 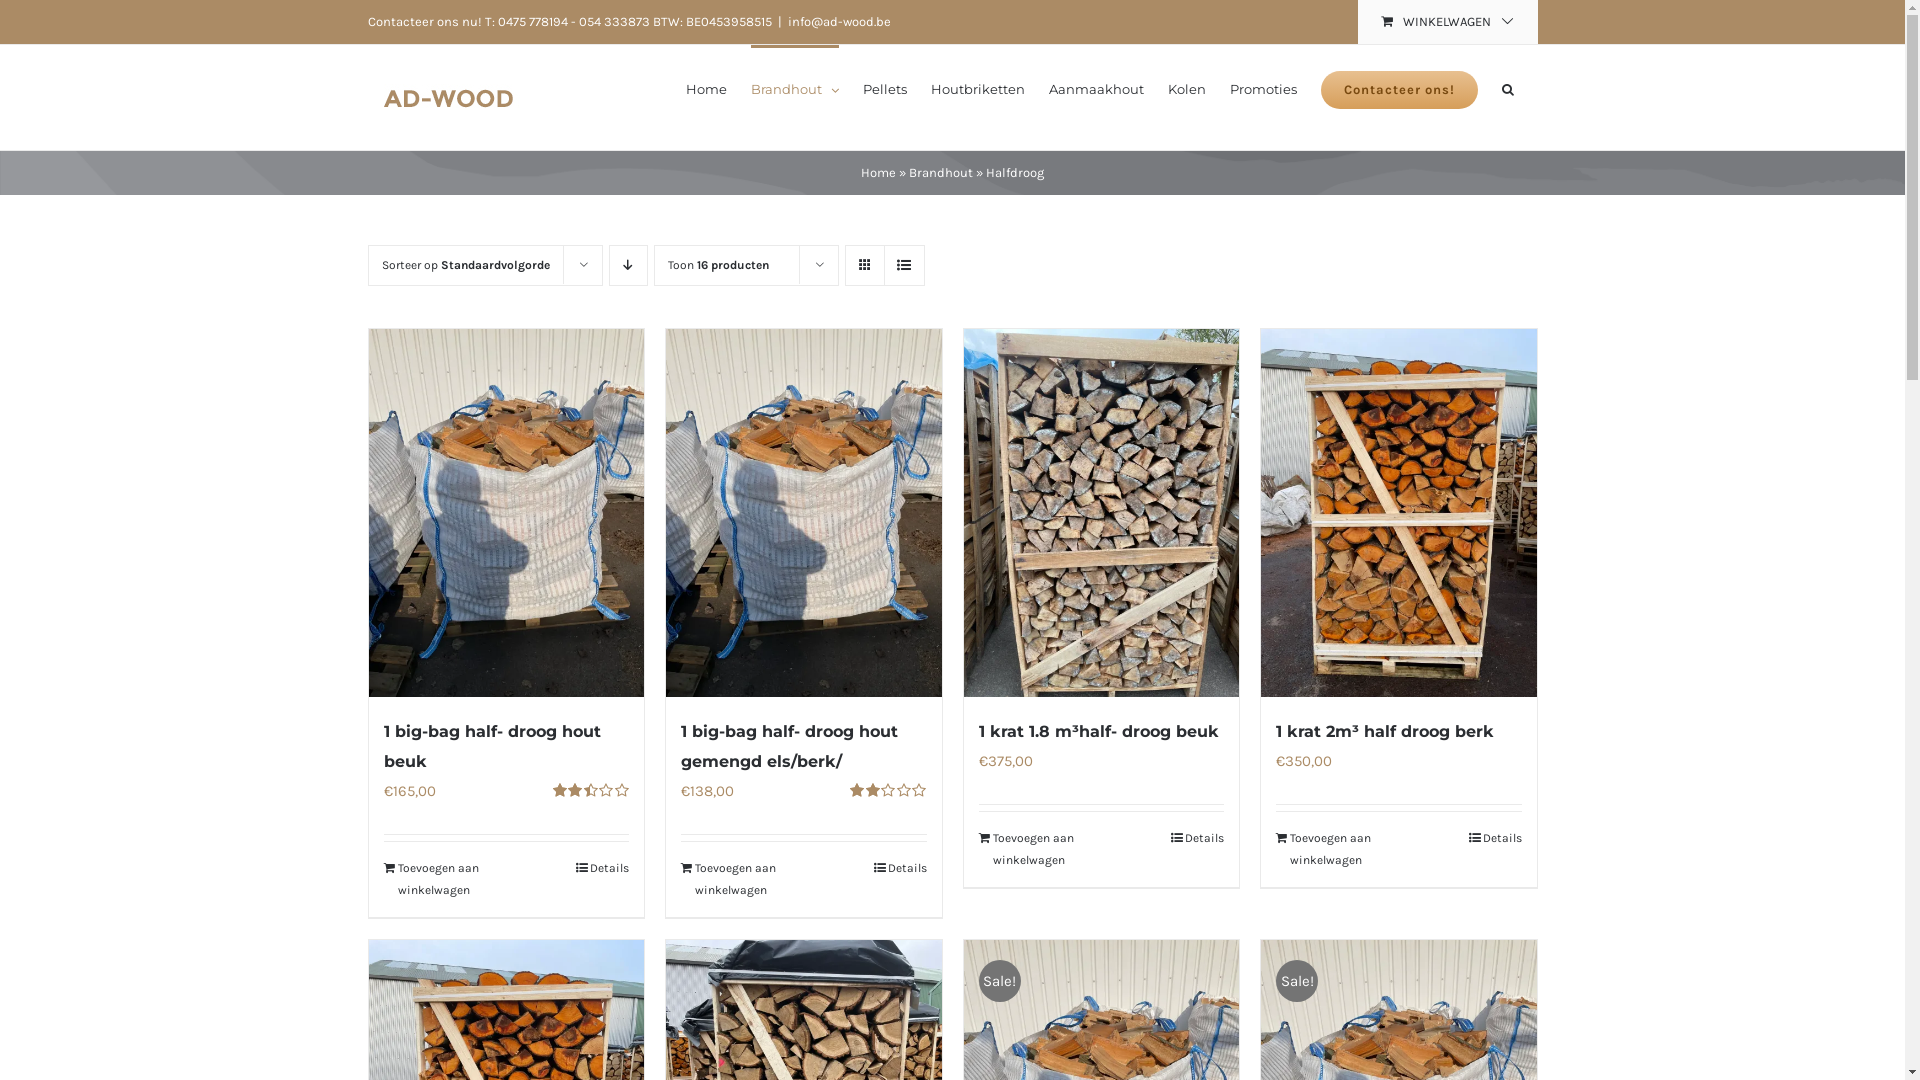 I want to click on 'Kolen', so click(x=1186, y=87).